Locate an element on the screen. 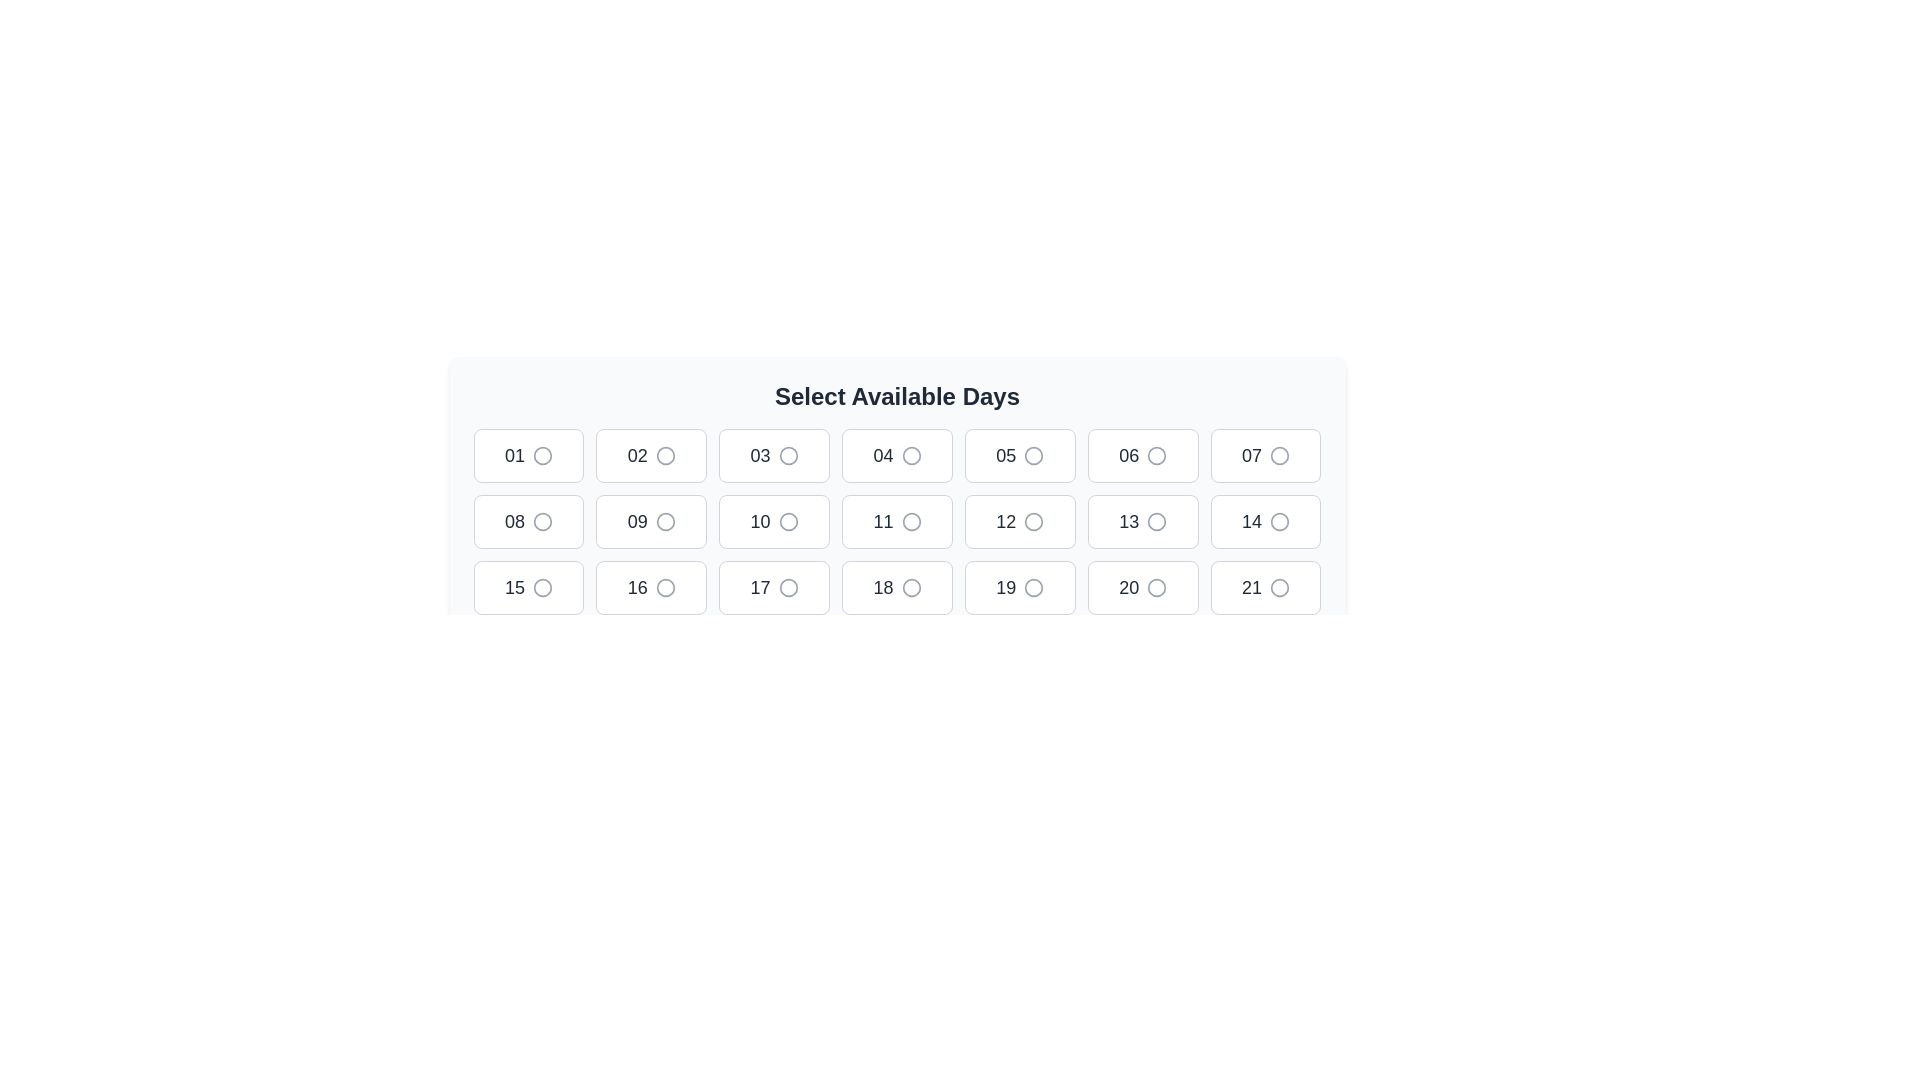 The image size is (1920, 1080). the radio button for selecting the '05' option to mark it as selected is located at coordinates (1034, 455).